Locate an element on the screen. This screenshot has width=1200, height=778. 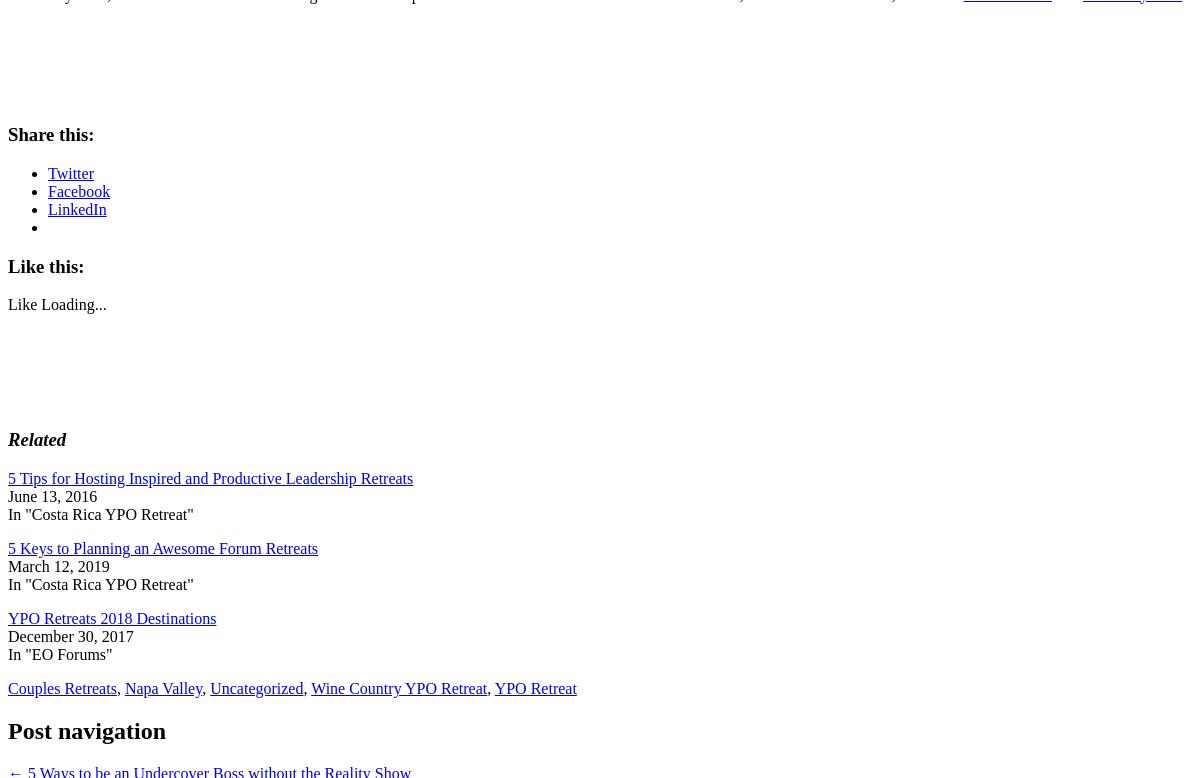
'Related' is located at coordinates (36, 439).